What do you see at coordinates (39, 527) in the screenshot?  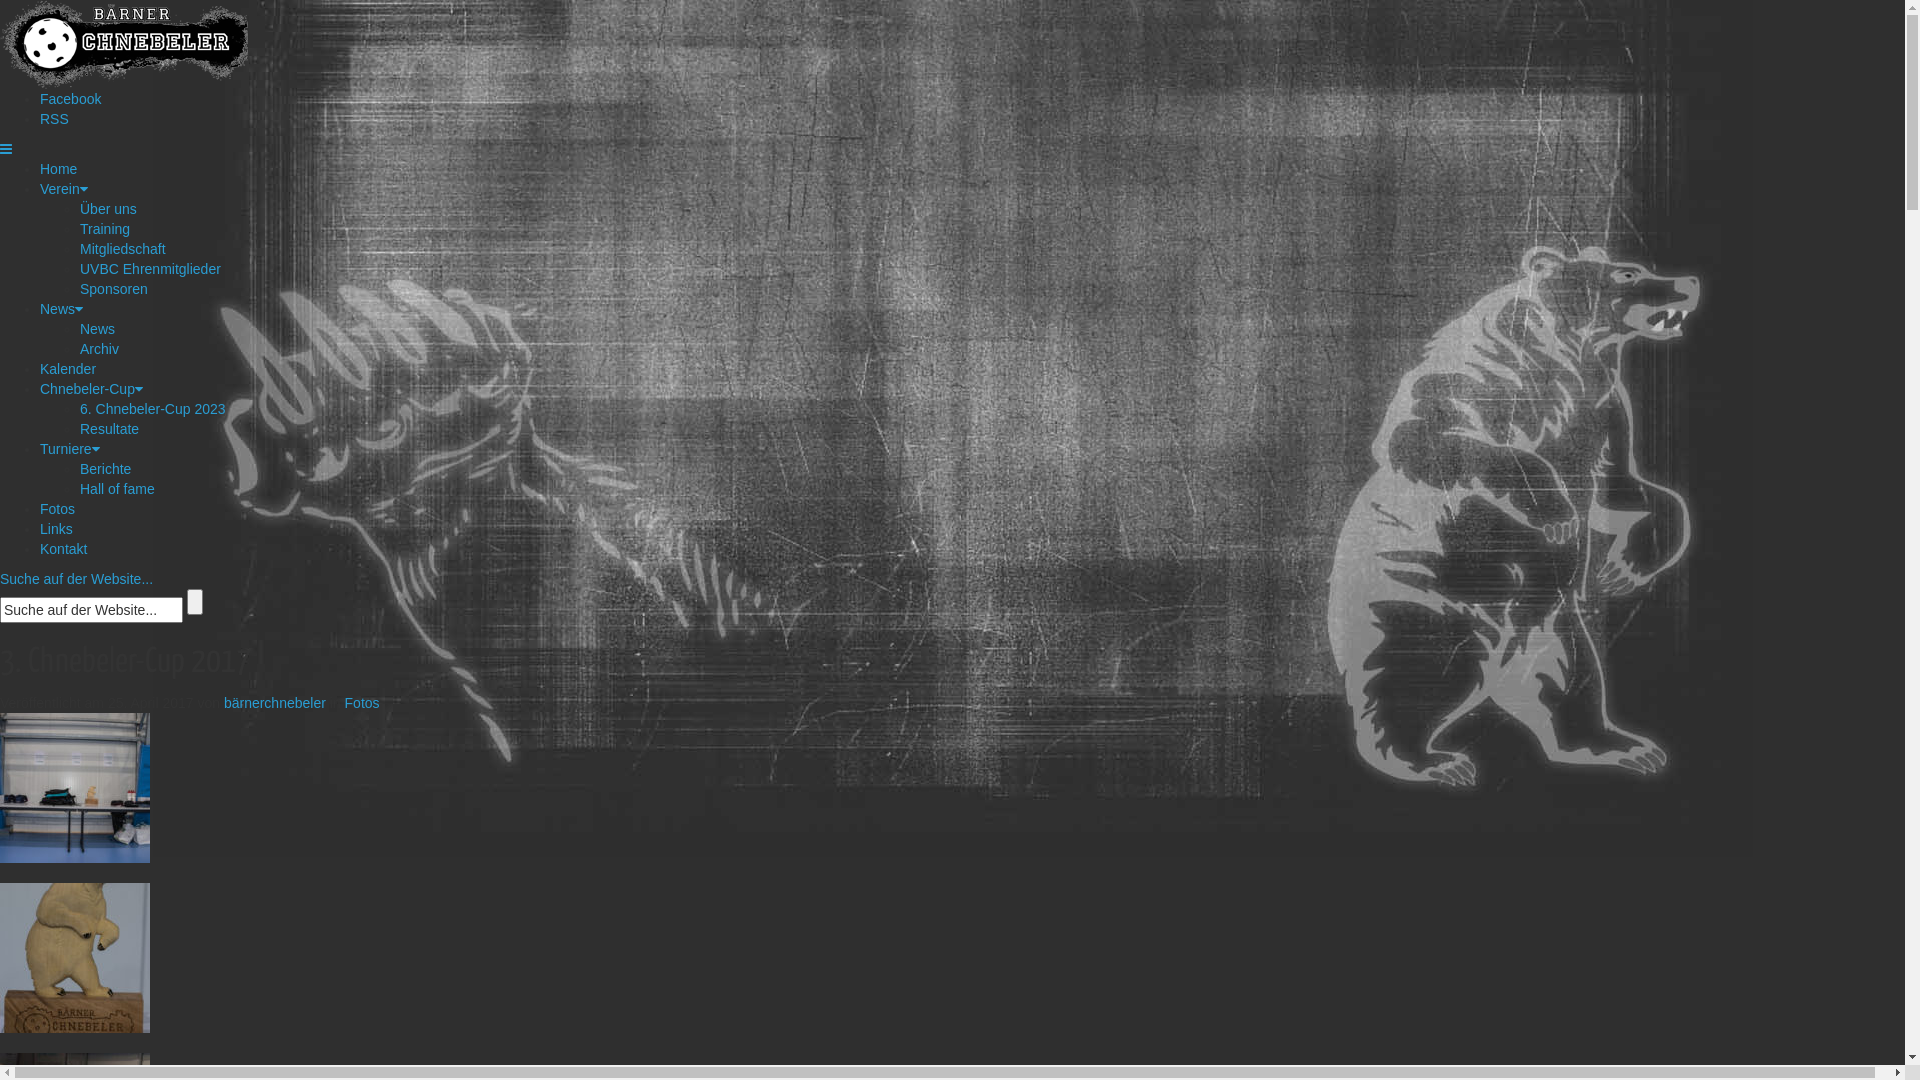 I see `'Links'` at bounding box center [39, 527].